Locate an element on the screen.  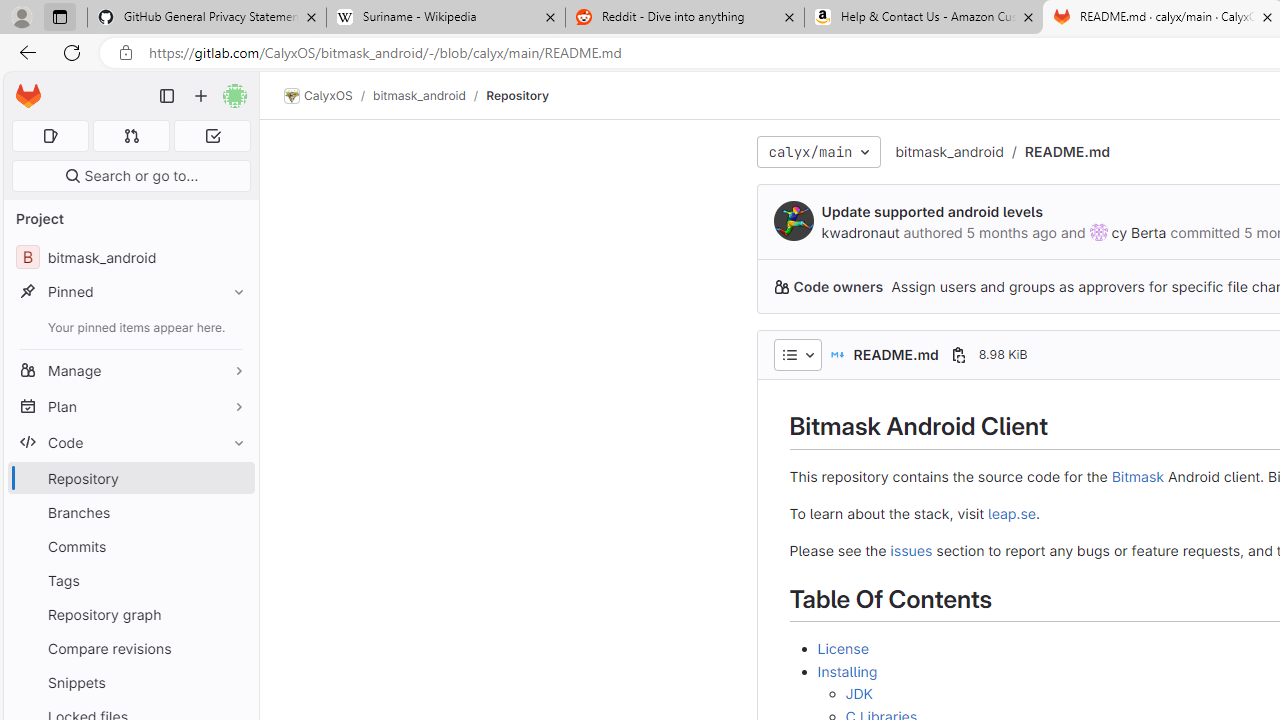
'README.md' is located at coordinates (1066, 150).